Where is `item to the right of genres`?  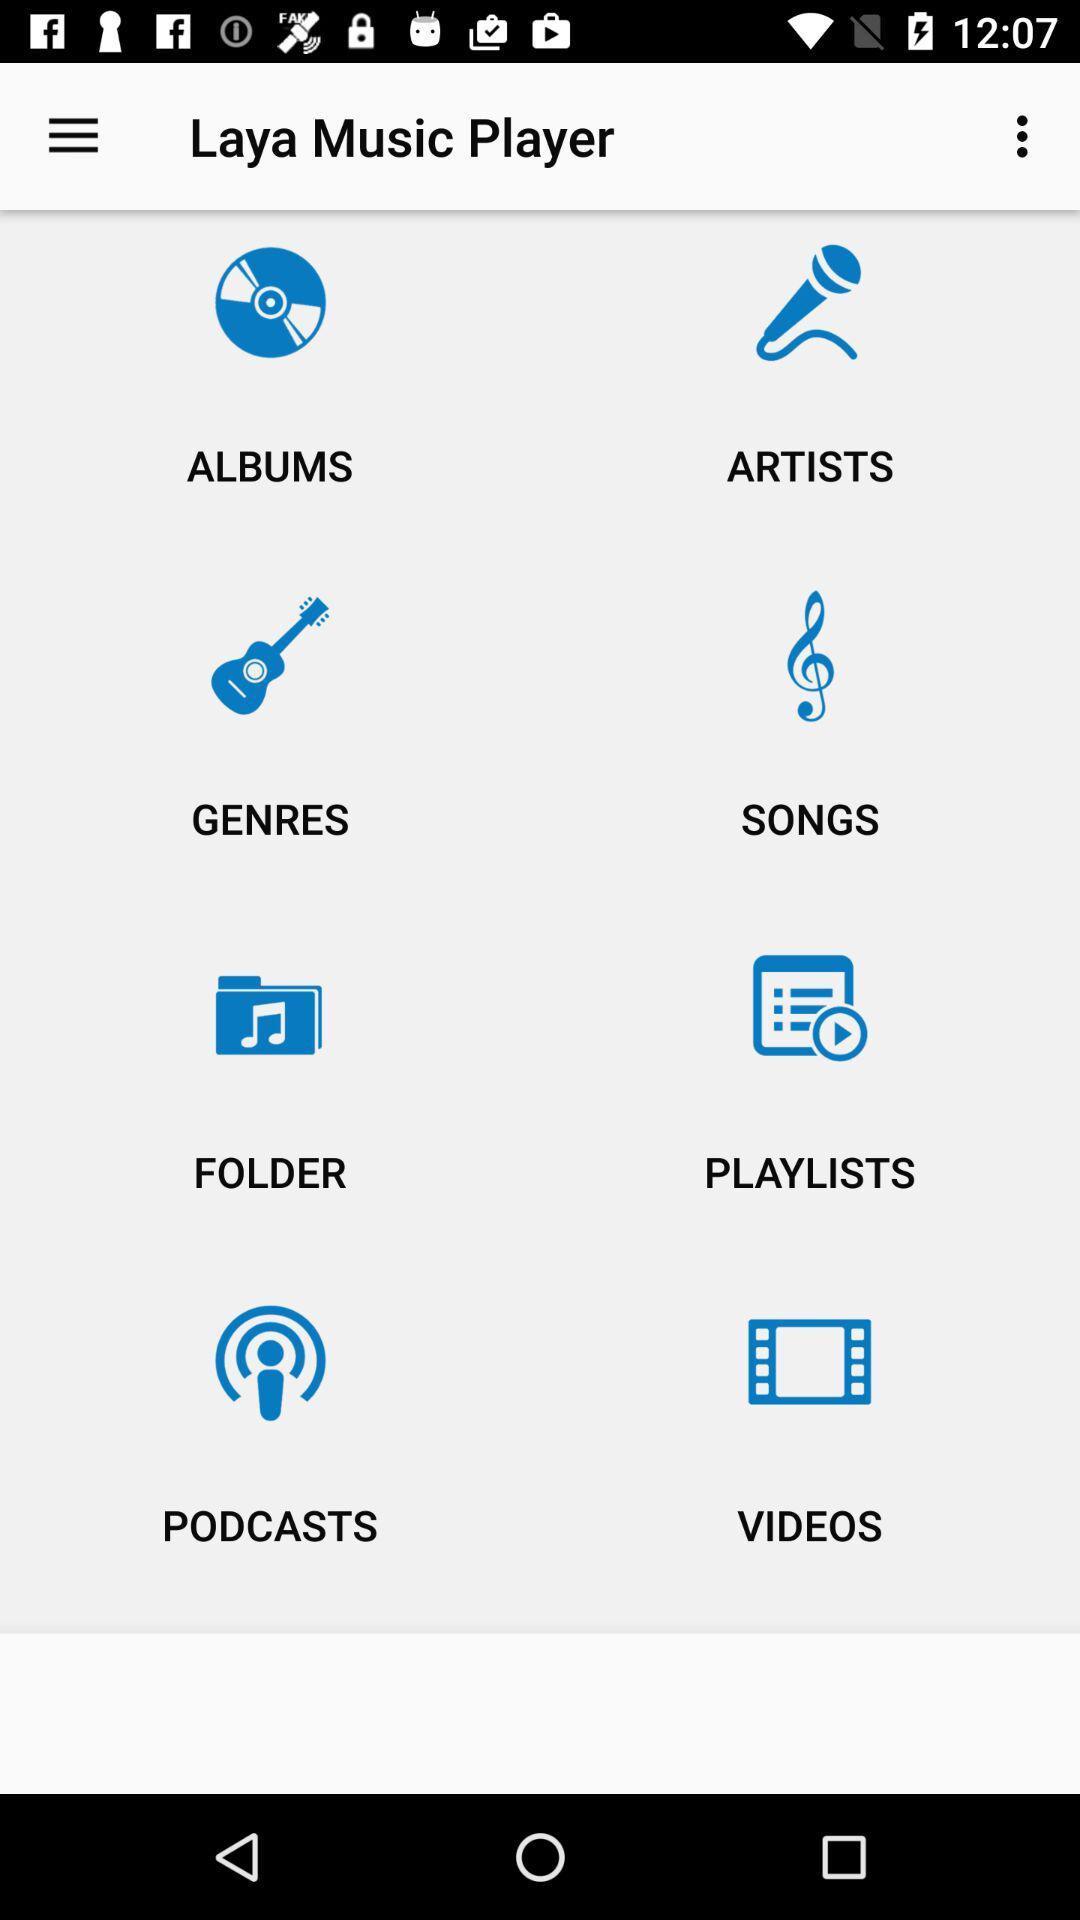 item to the right of genres is located at coordinates (810, 1097).